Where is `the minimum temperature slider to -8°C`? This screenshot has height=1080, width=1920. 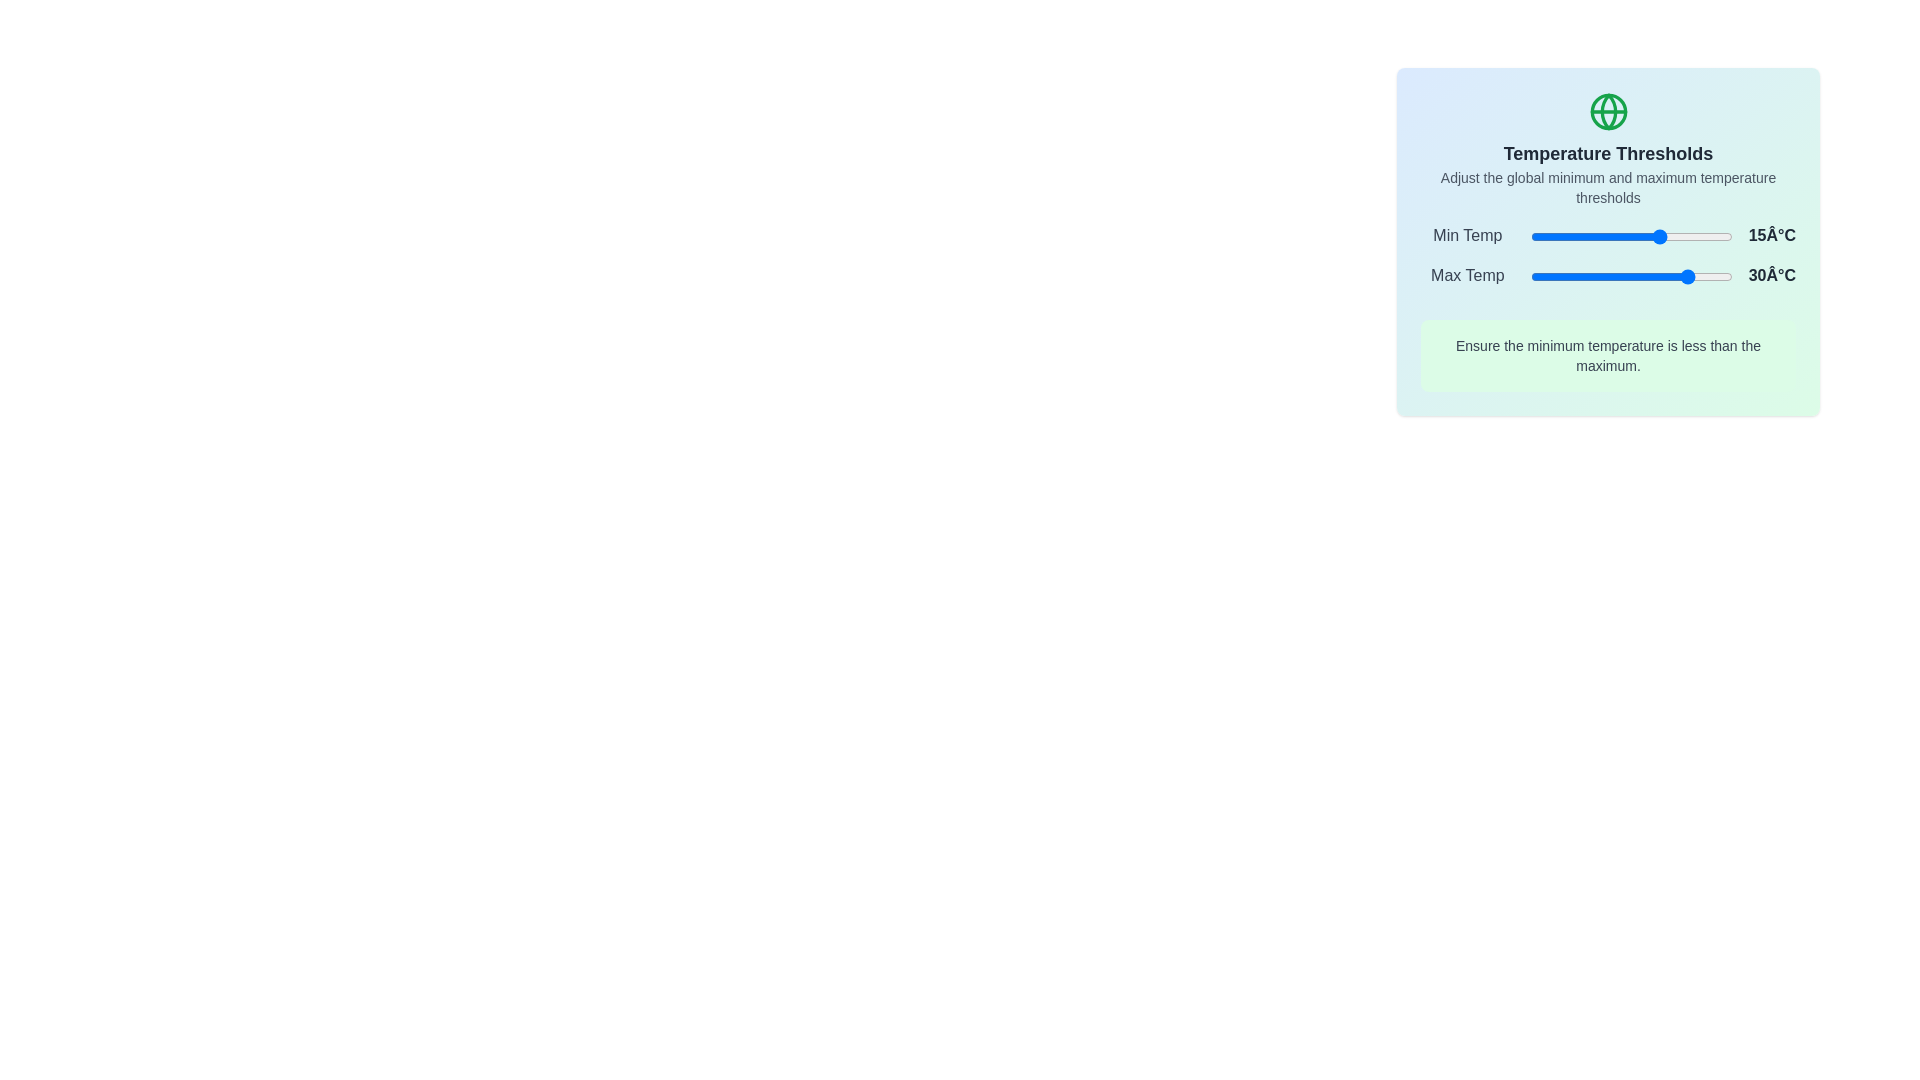
the minimum temperature slider to -8°C is located at coordinates (1615, 235).